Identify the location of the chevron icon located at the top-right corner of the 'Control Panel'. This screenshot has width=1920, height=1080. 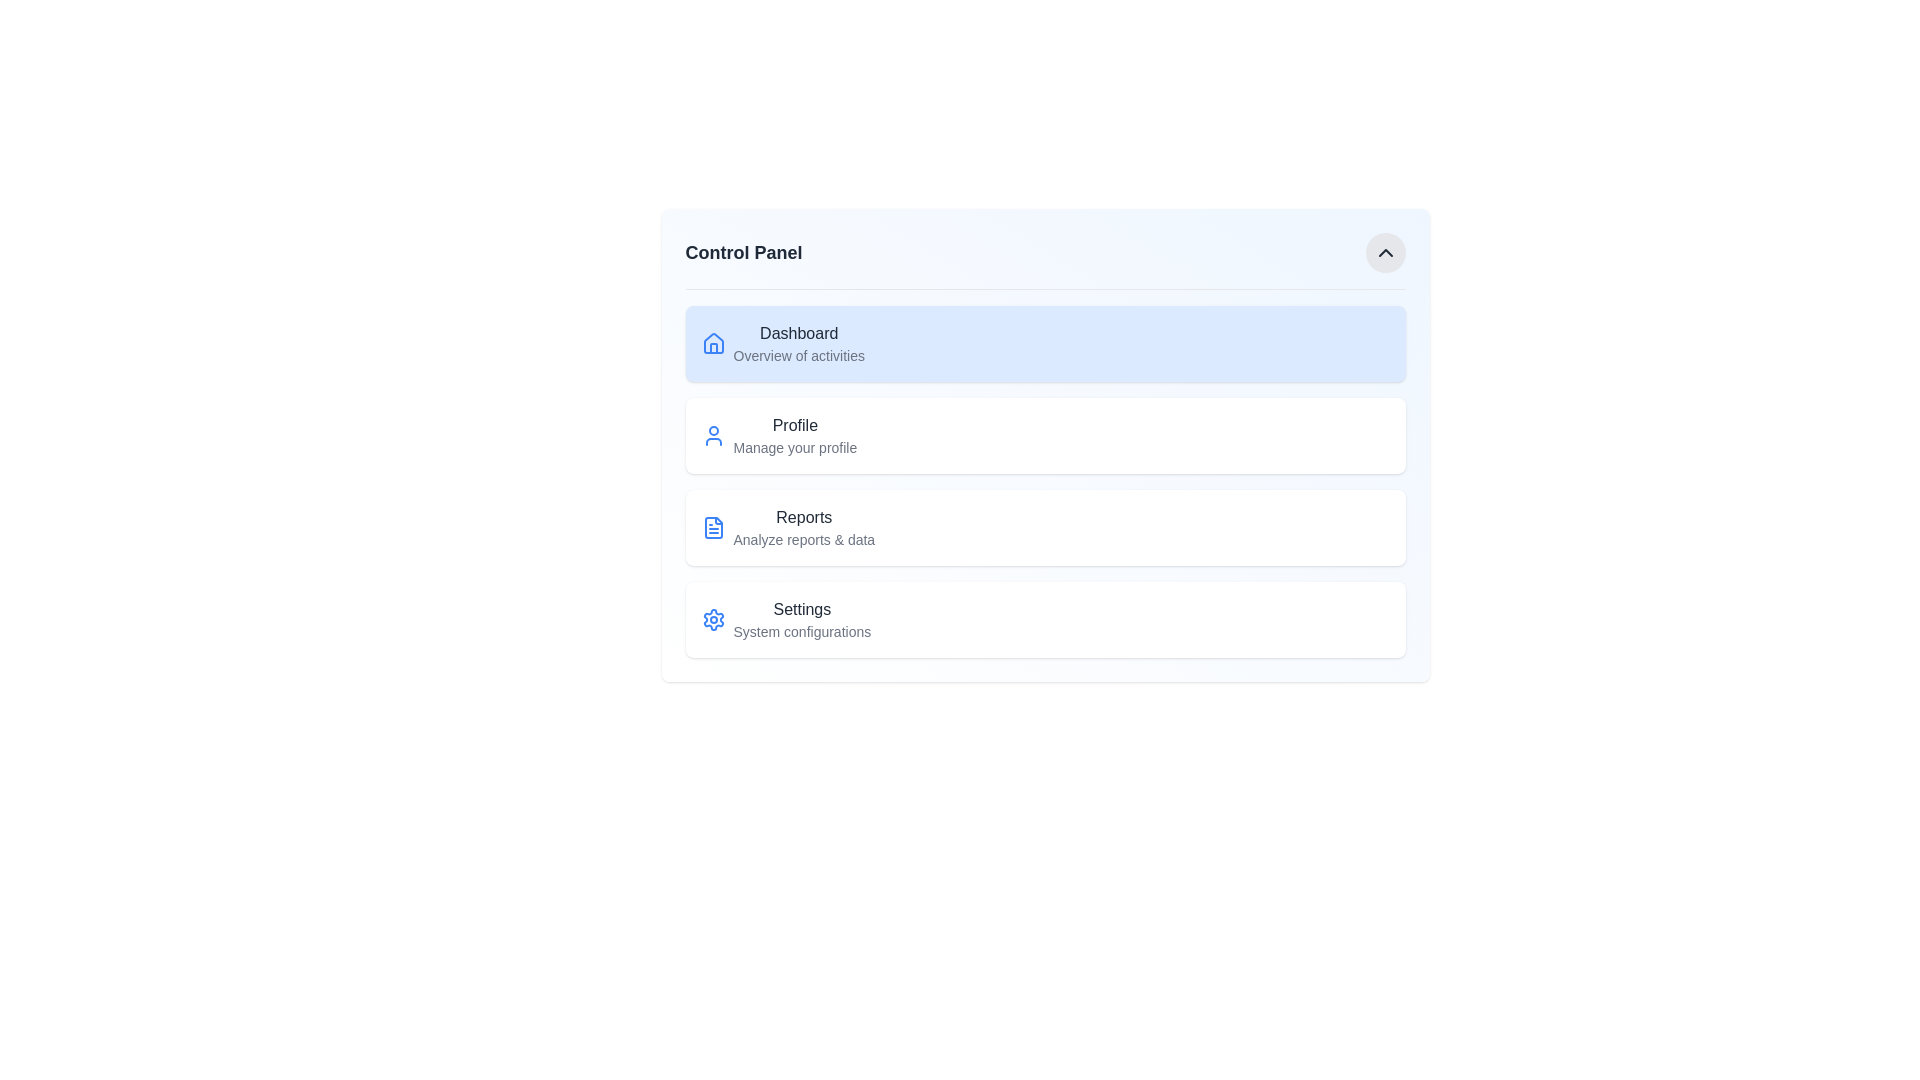
(1384, 252).